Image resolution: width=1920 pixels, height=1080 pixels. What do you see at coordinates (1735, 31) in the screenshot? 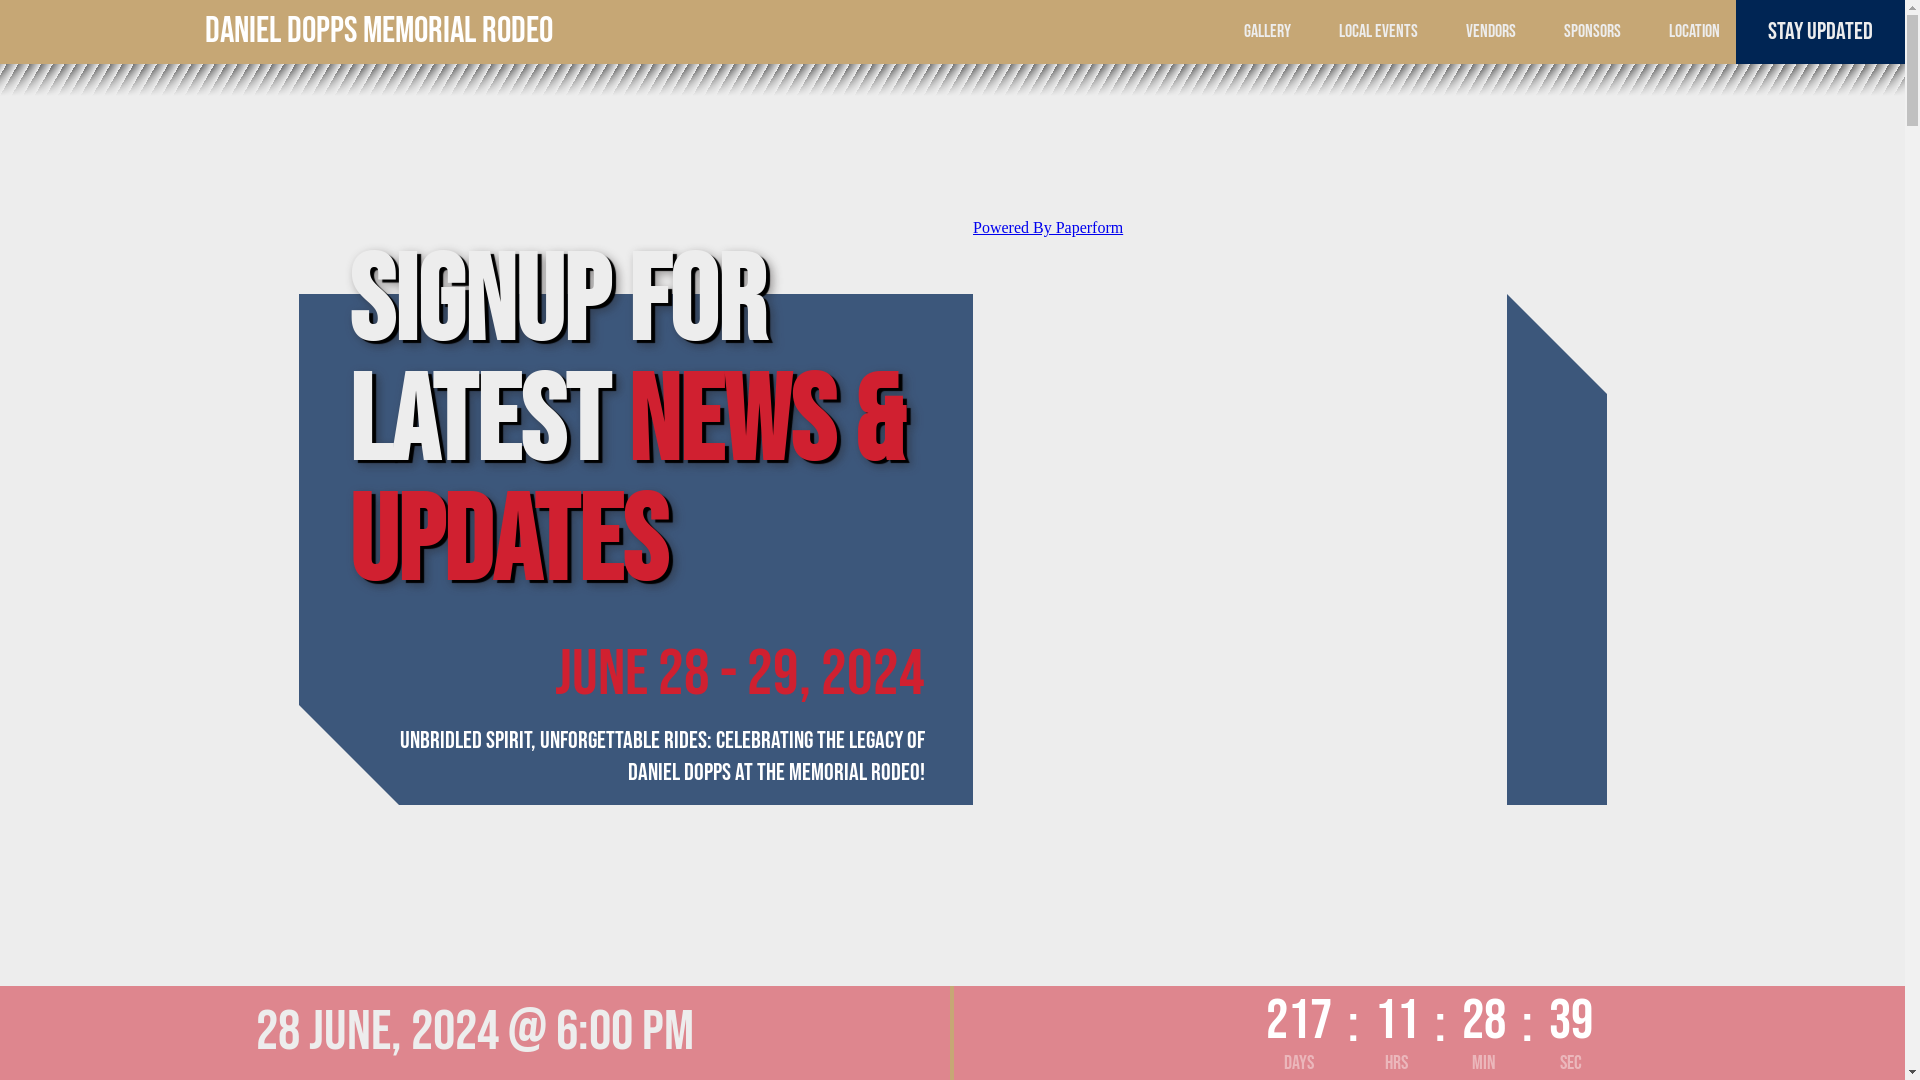
I see `'STAY UPDATED'` at bounding box center [1735, 31].